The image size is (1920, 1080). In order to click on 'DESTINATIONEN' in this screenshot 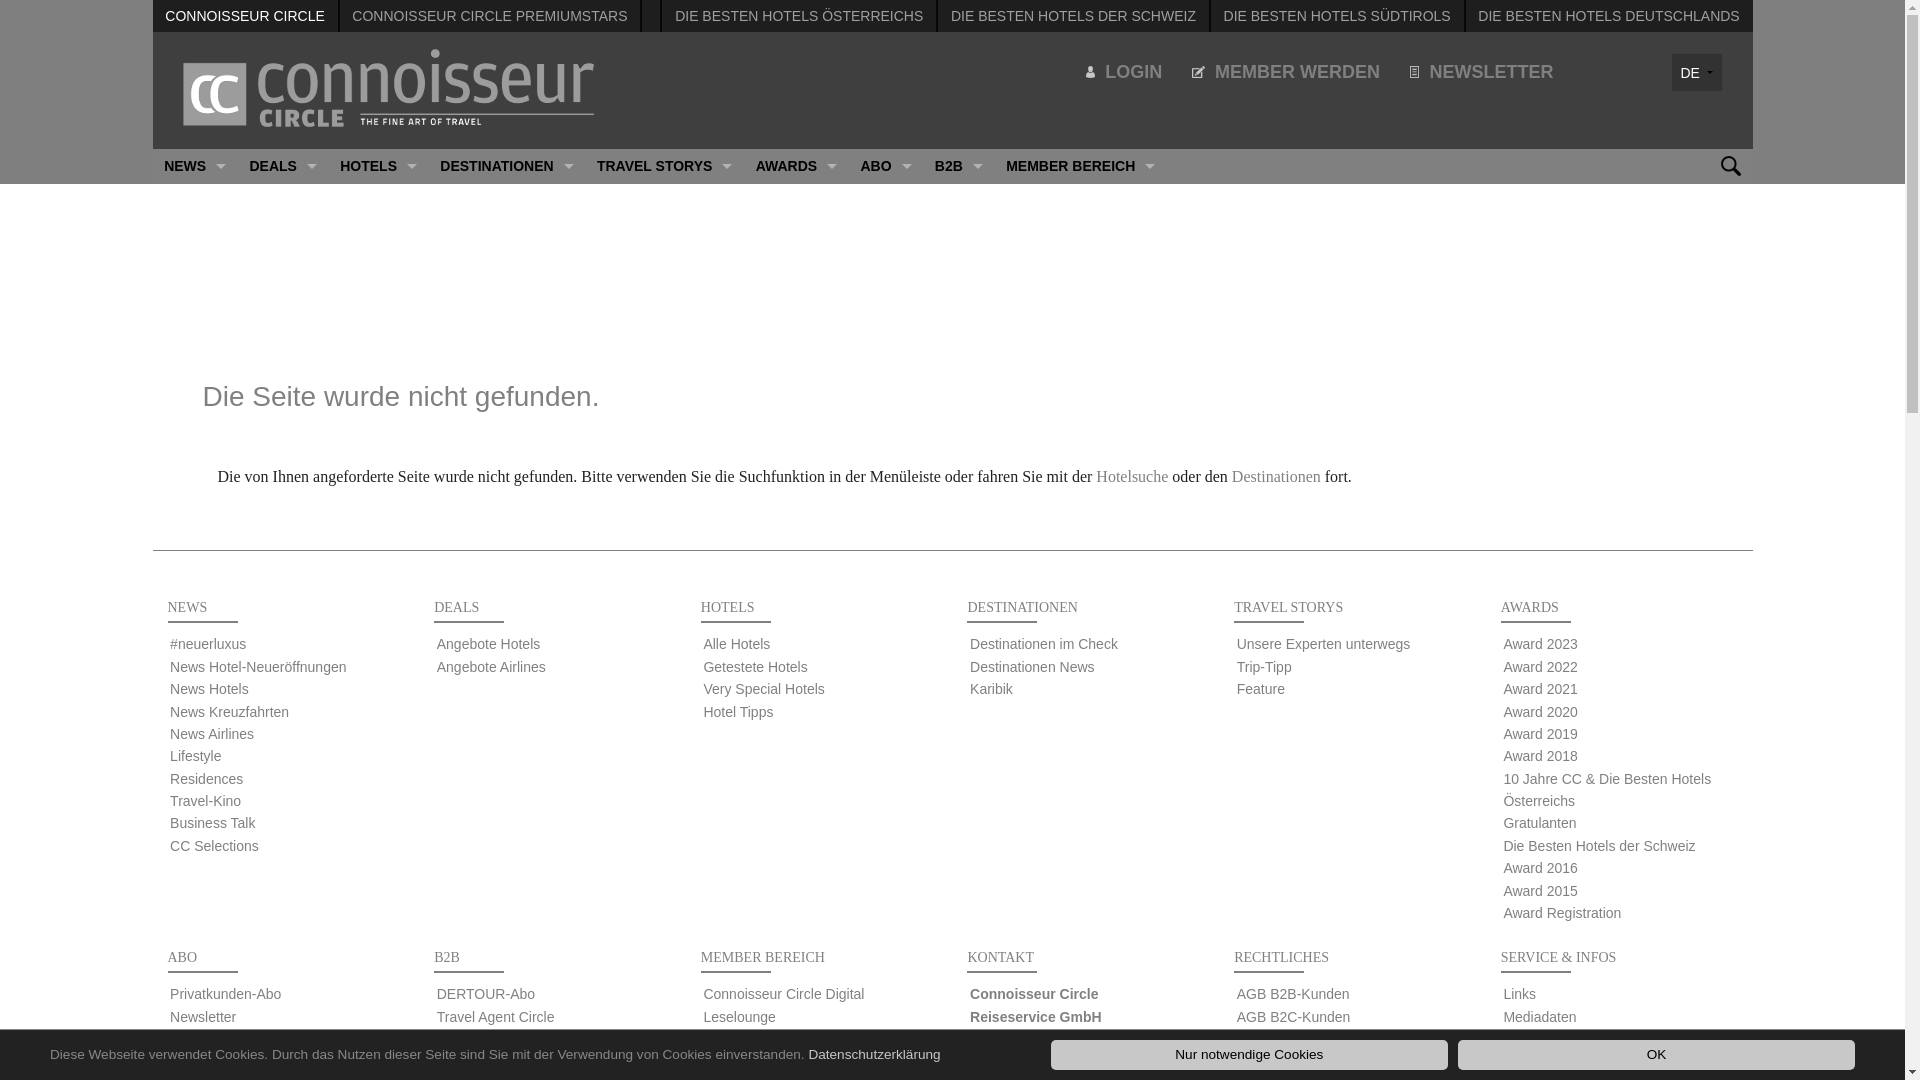, I will do `click(507, 165)`.